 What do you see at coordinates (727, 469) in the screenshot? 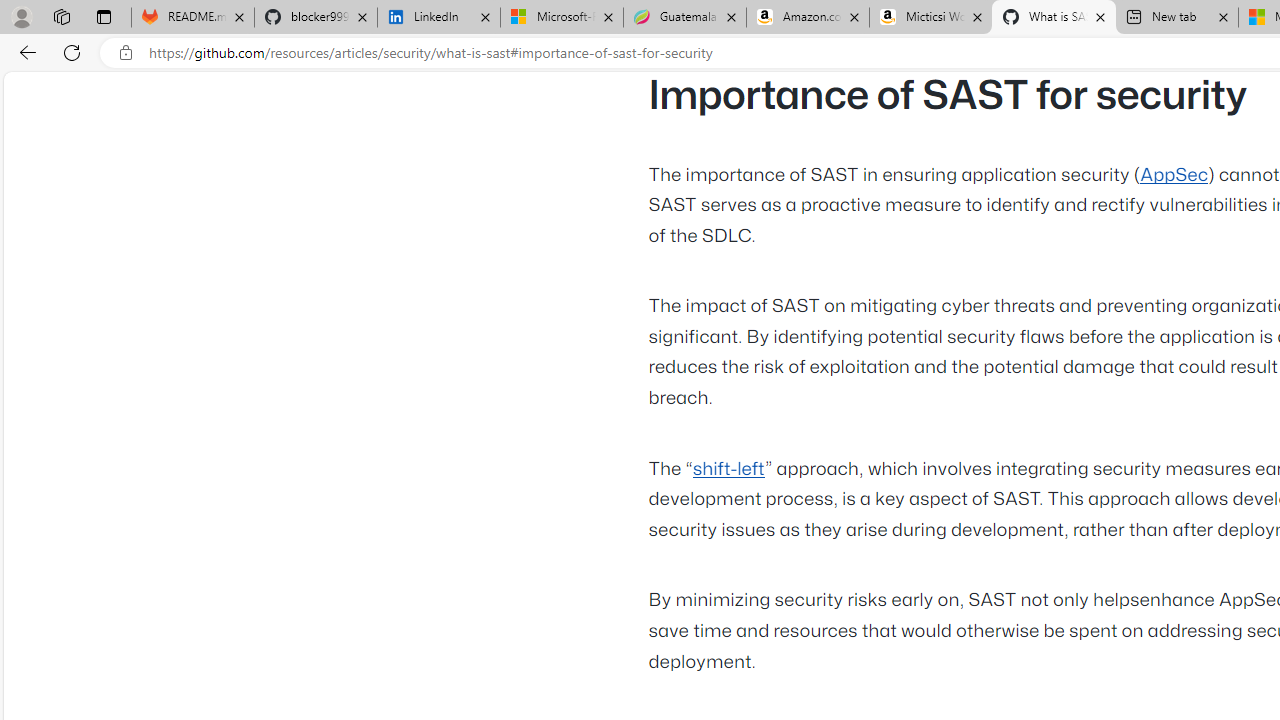
I see `'shift-left'` at bounding box center [727, 469].